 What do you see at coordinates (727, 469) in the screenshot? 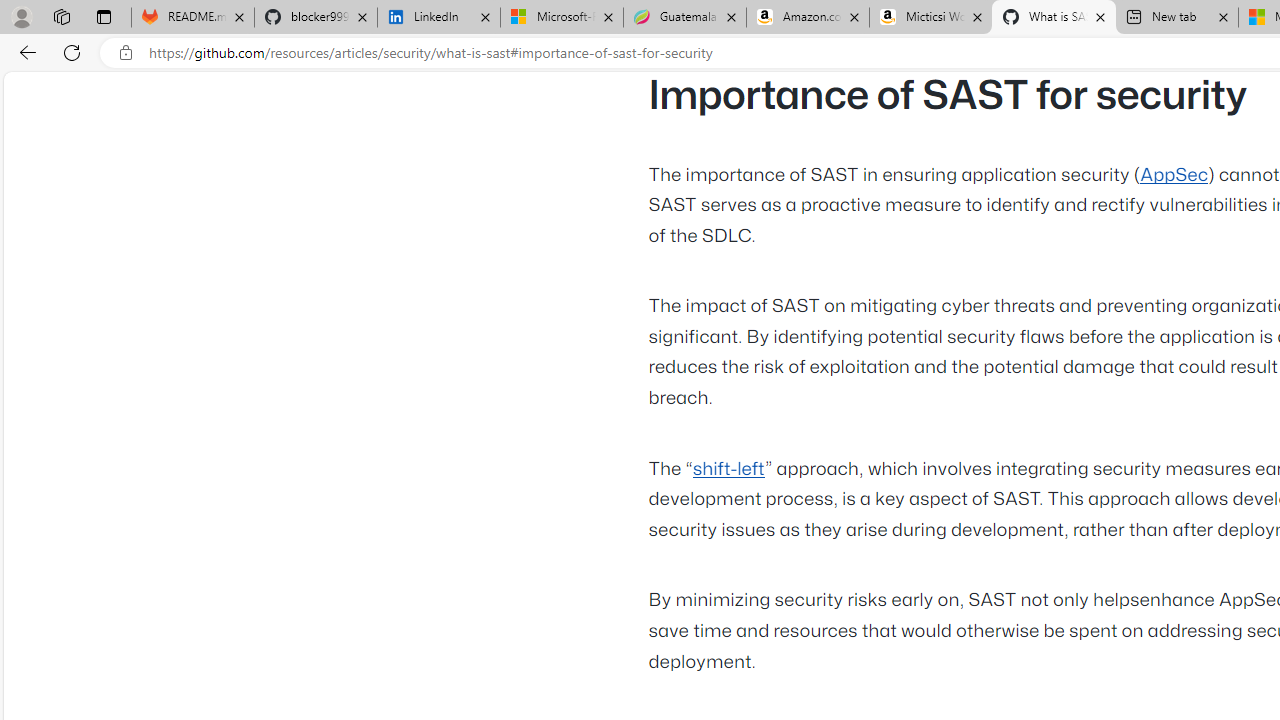
I see `'shift-left'` at bounding box center [727, 469].